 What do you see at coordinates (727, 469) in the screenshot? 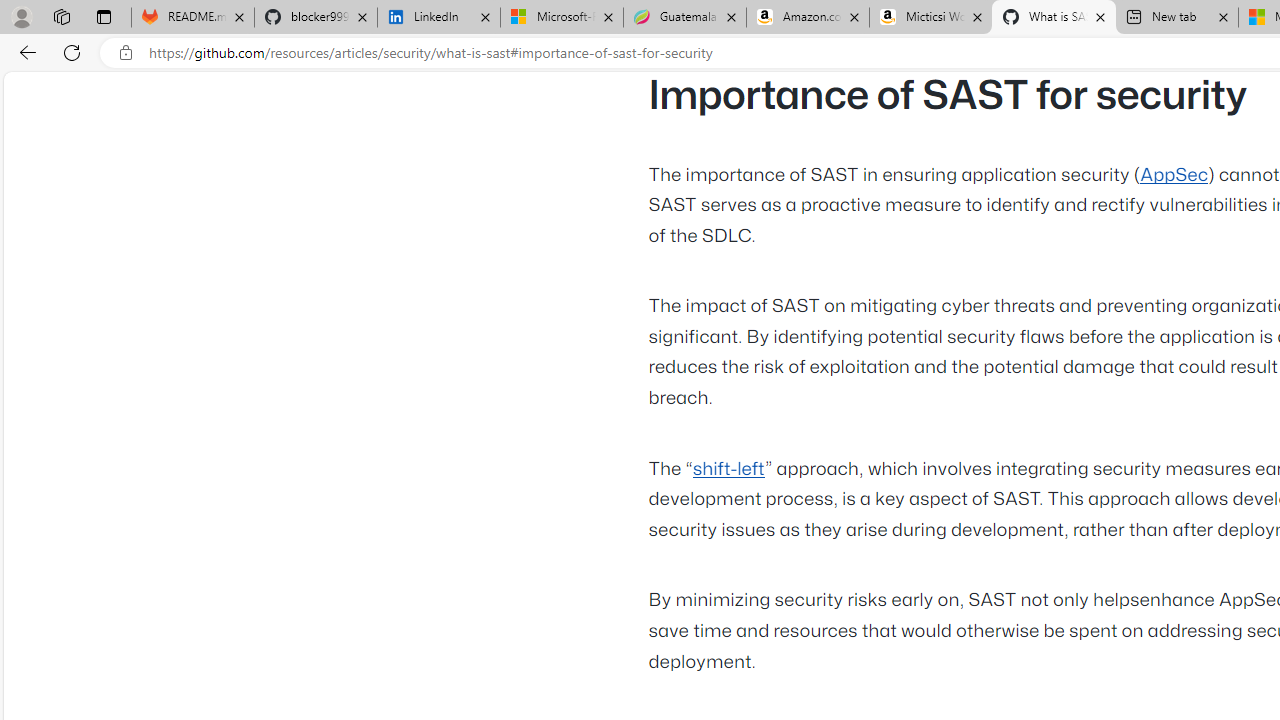
I see `'shift-left'` at bounding box center [727, 469].